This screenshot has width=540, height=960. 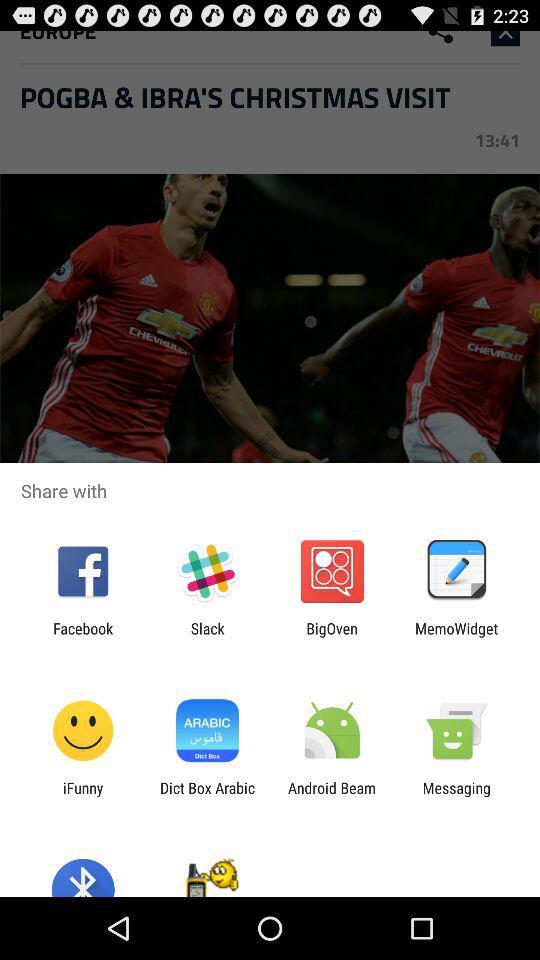 I want to click on app next to messaging item, so click(x=332, y=796).